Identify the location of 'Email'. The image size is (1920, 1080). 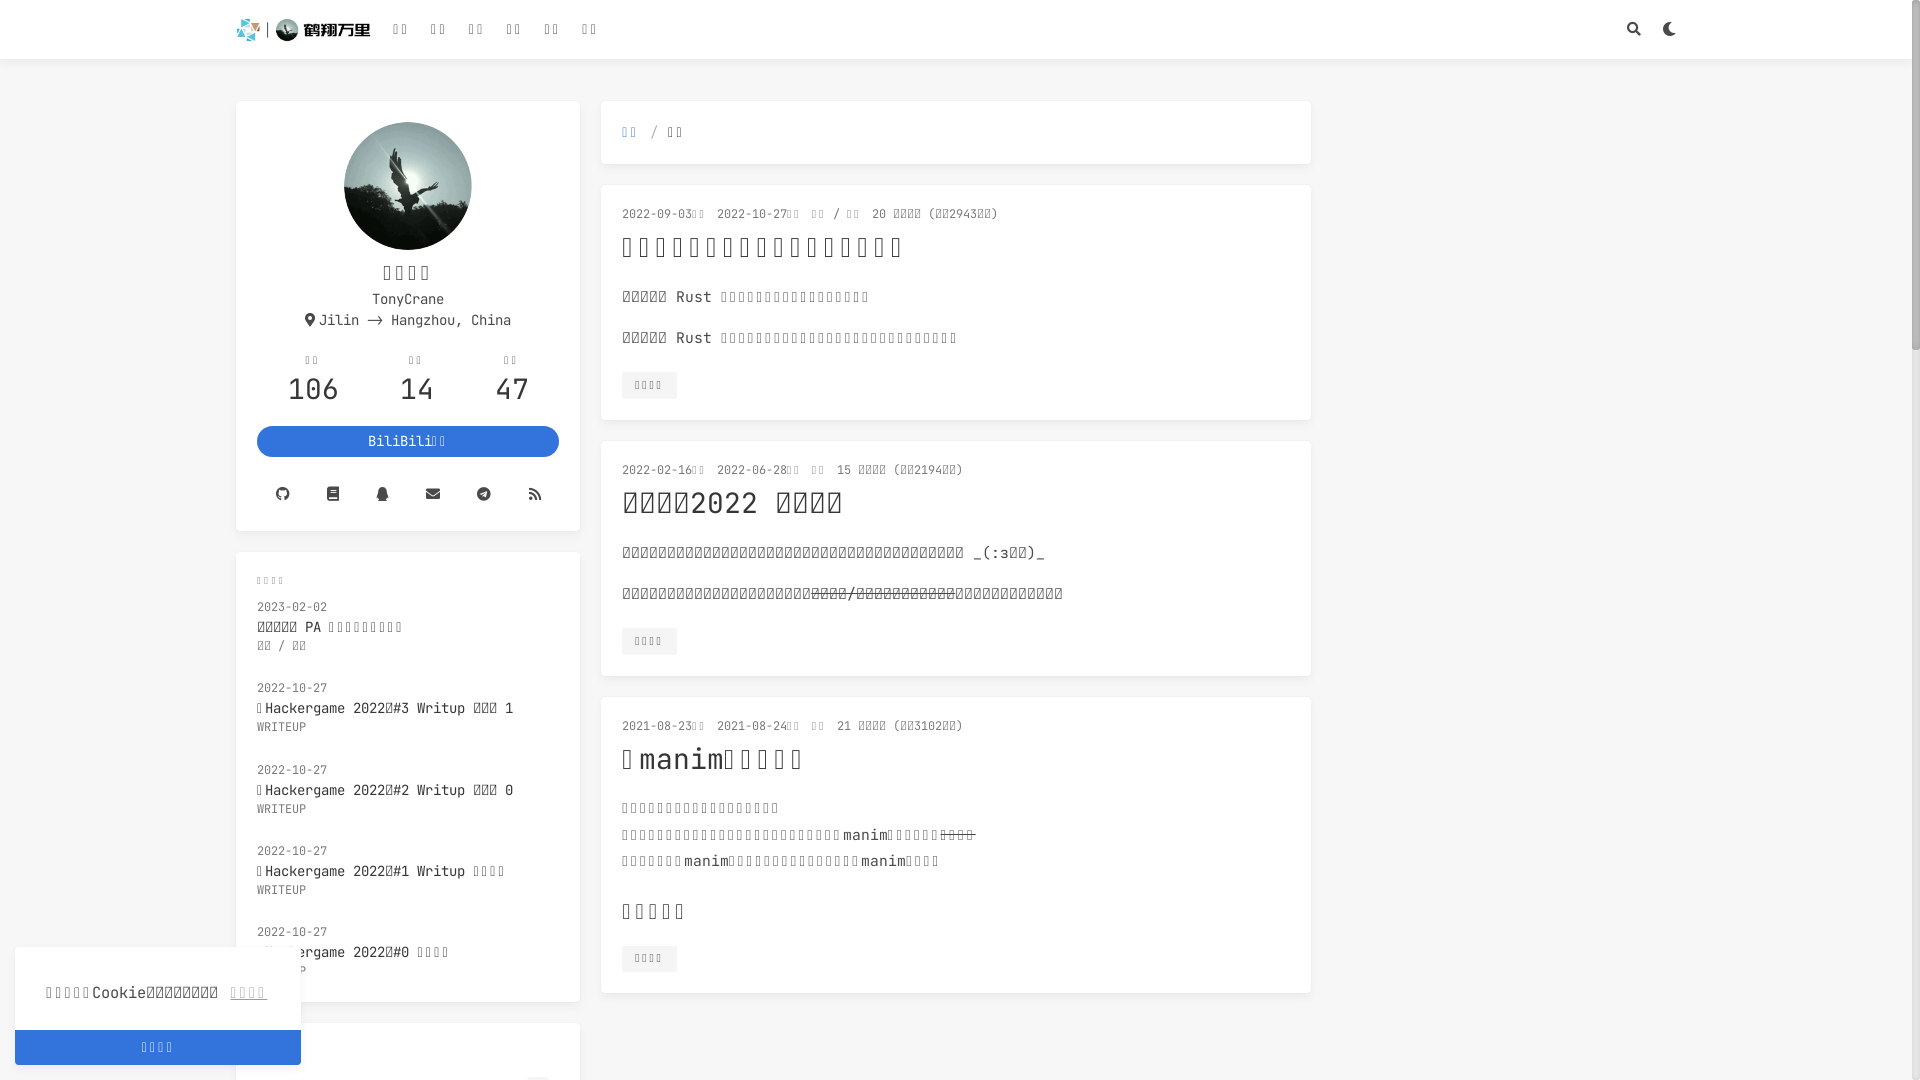
(431, 493).